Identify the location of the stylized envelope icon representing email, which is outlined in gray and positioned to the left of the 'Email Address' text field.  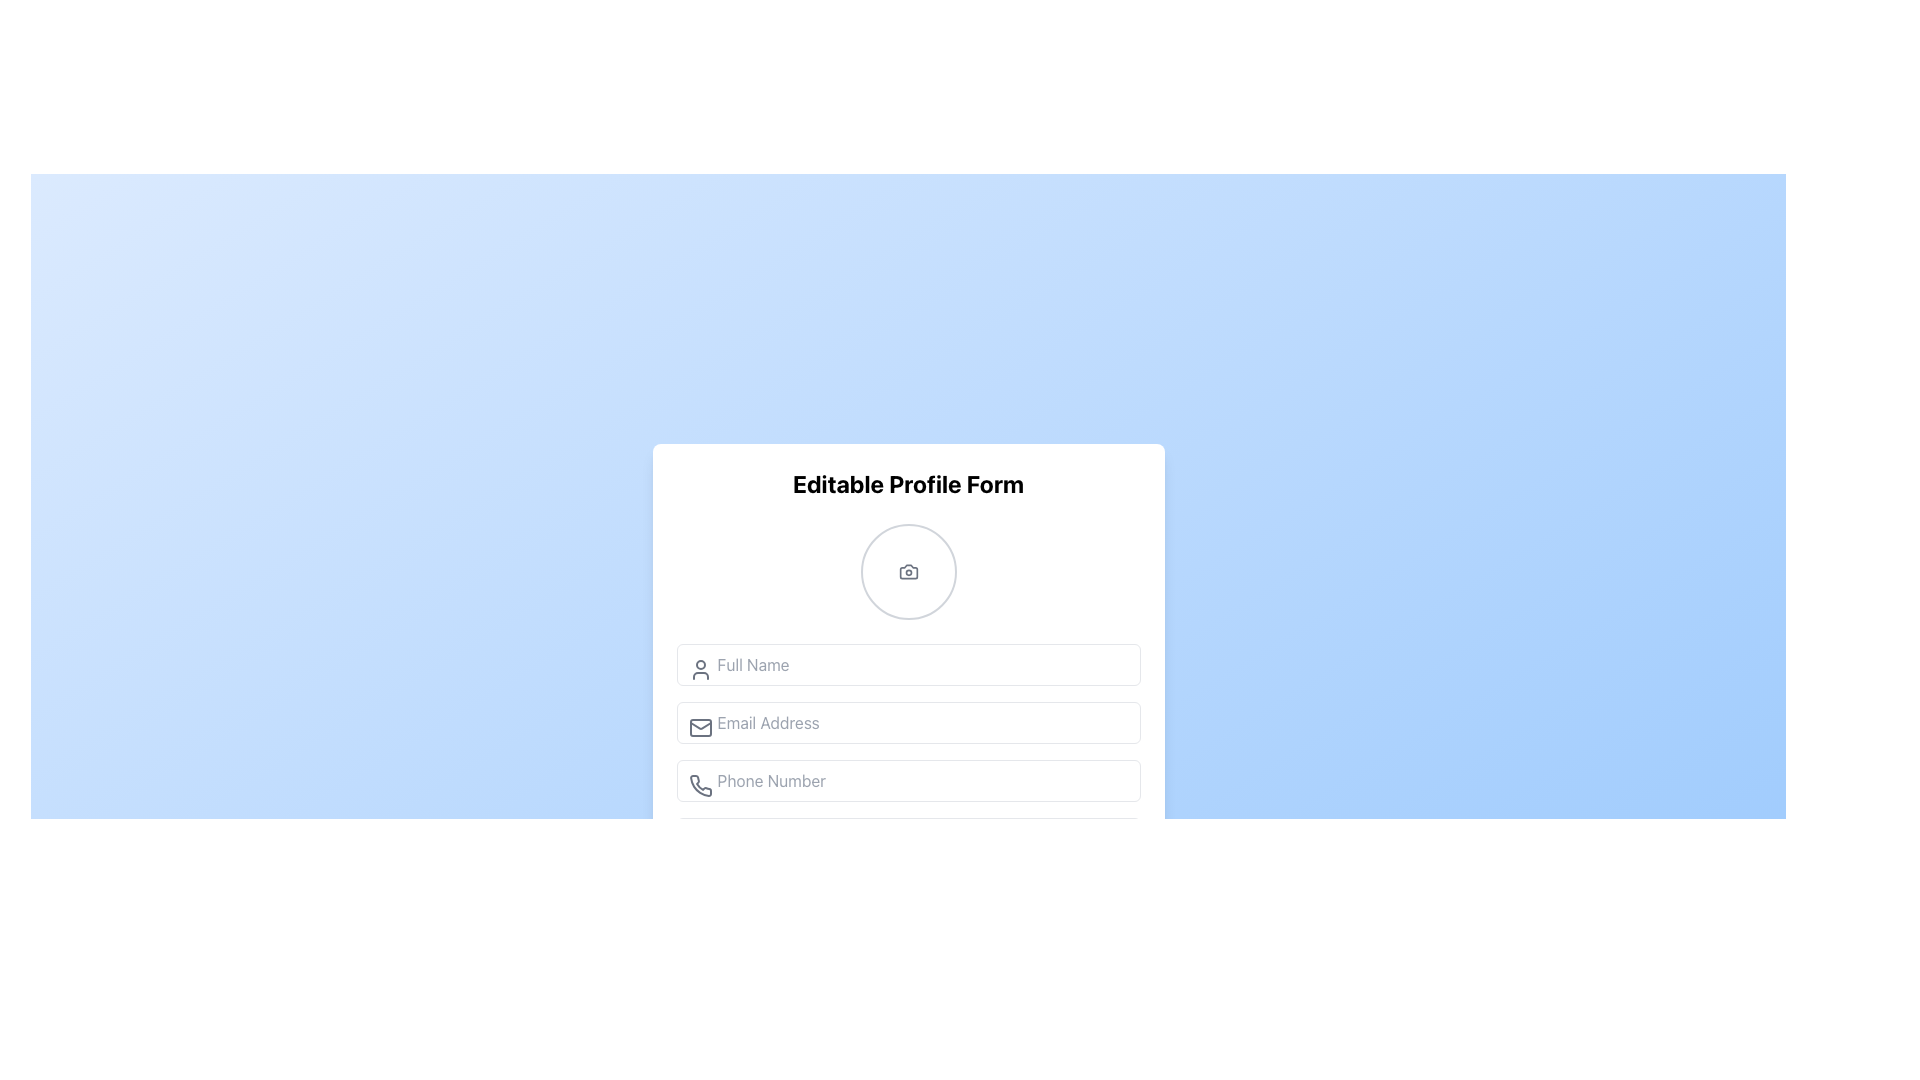
(700, 728).